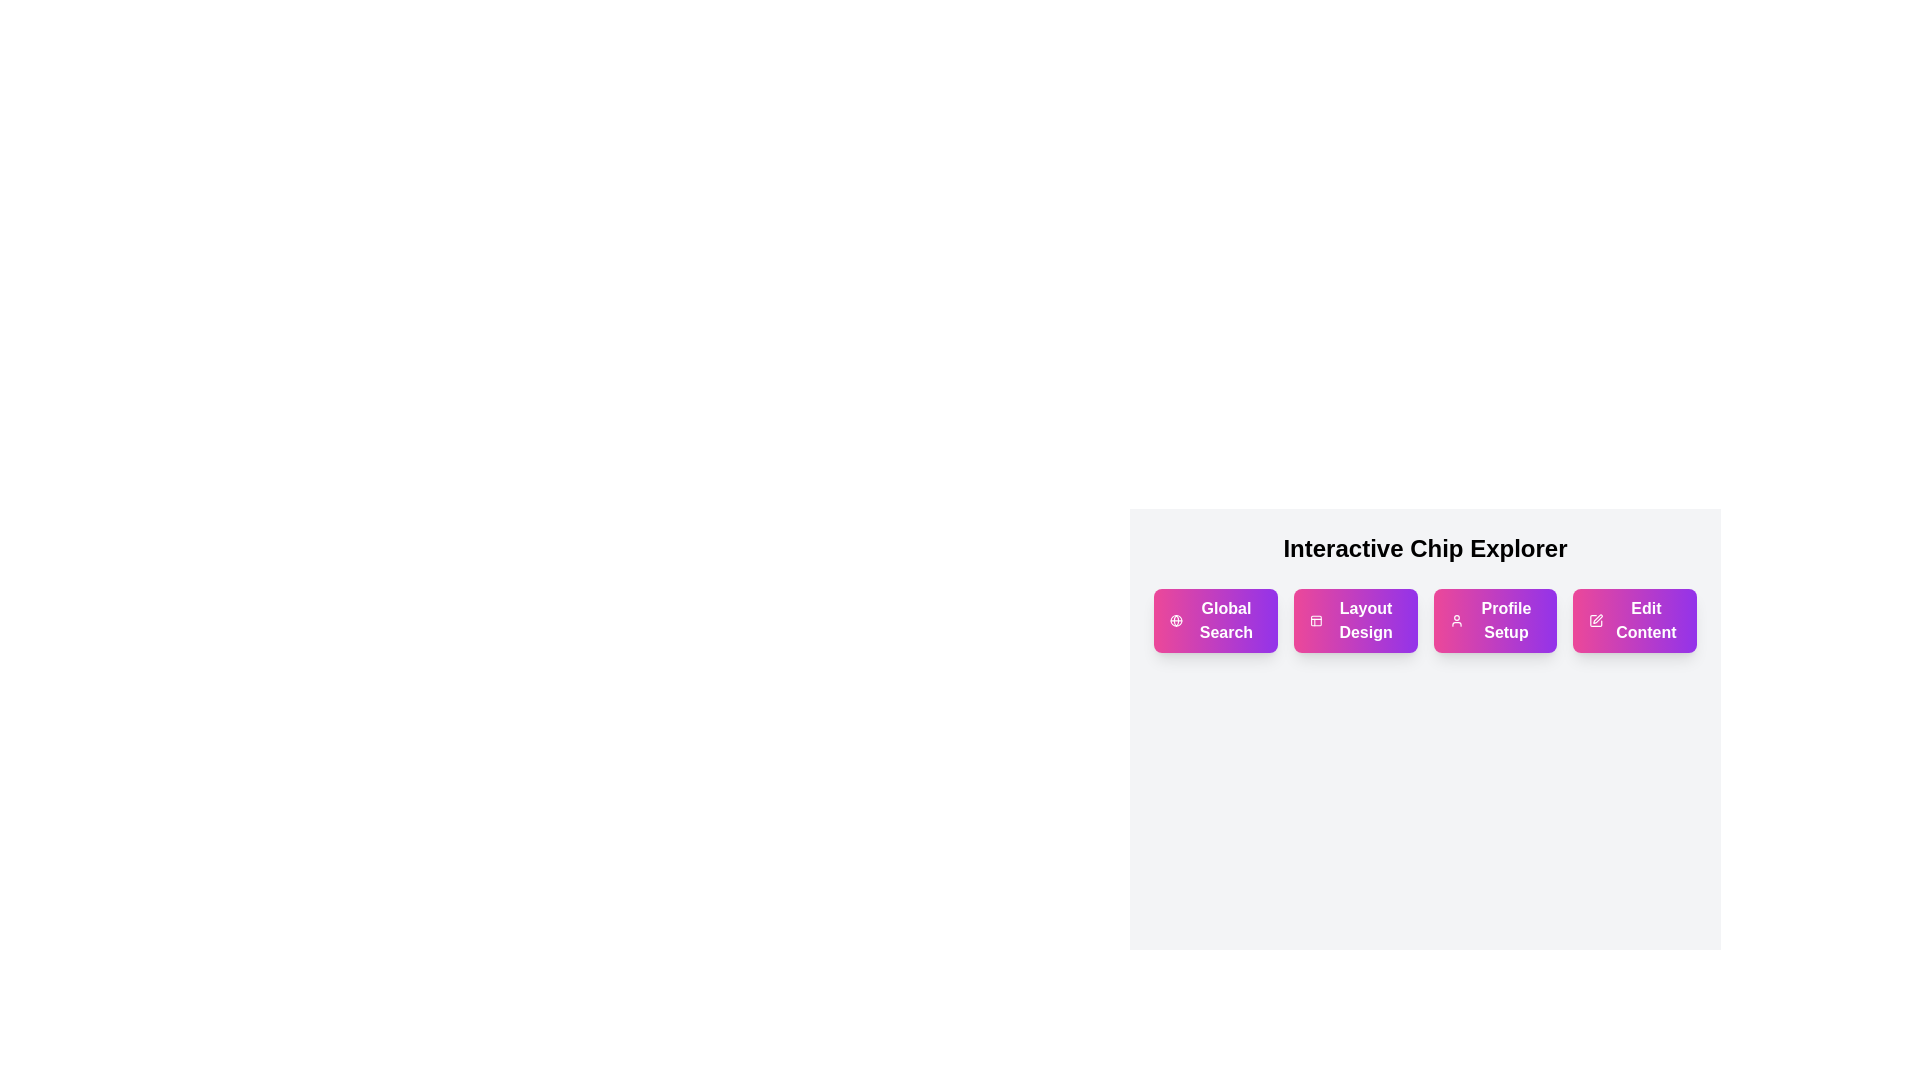 Image resolution: width=1920 pixels, height=1080 pixels. Describe the element at coordinates (1214, 620) in the screenshot. I see `the 'Global Search' action chip` at that location.